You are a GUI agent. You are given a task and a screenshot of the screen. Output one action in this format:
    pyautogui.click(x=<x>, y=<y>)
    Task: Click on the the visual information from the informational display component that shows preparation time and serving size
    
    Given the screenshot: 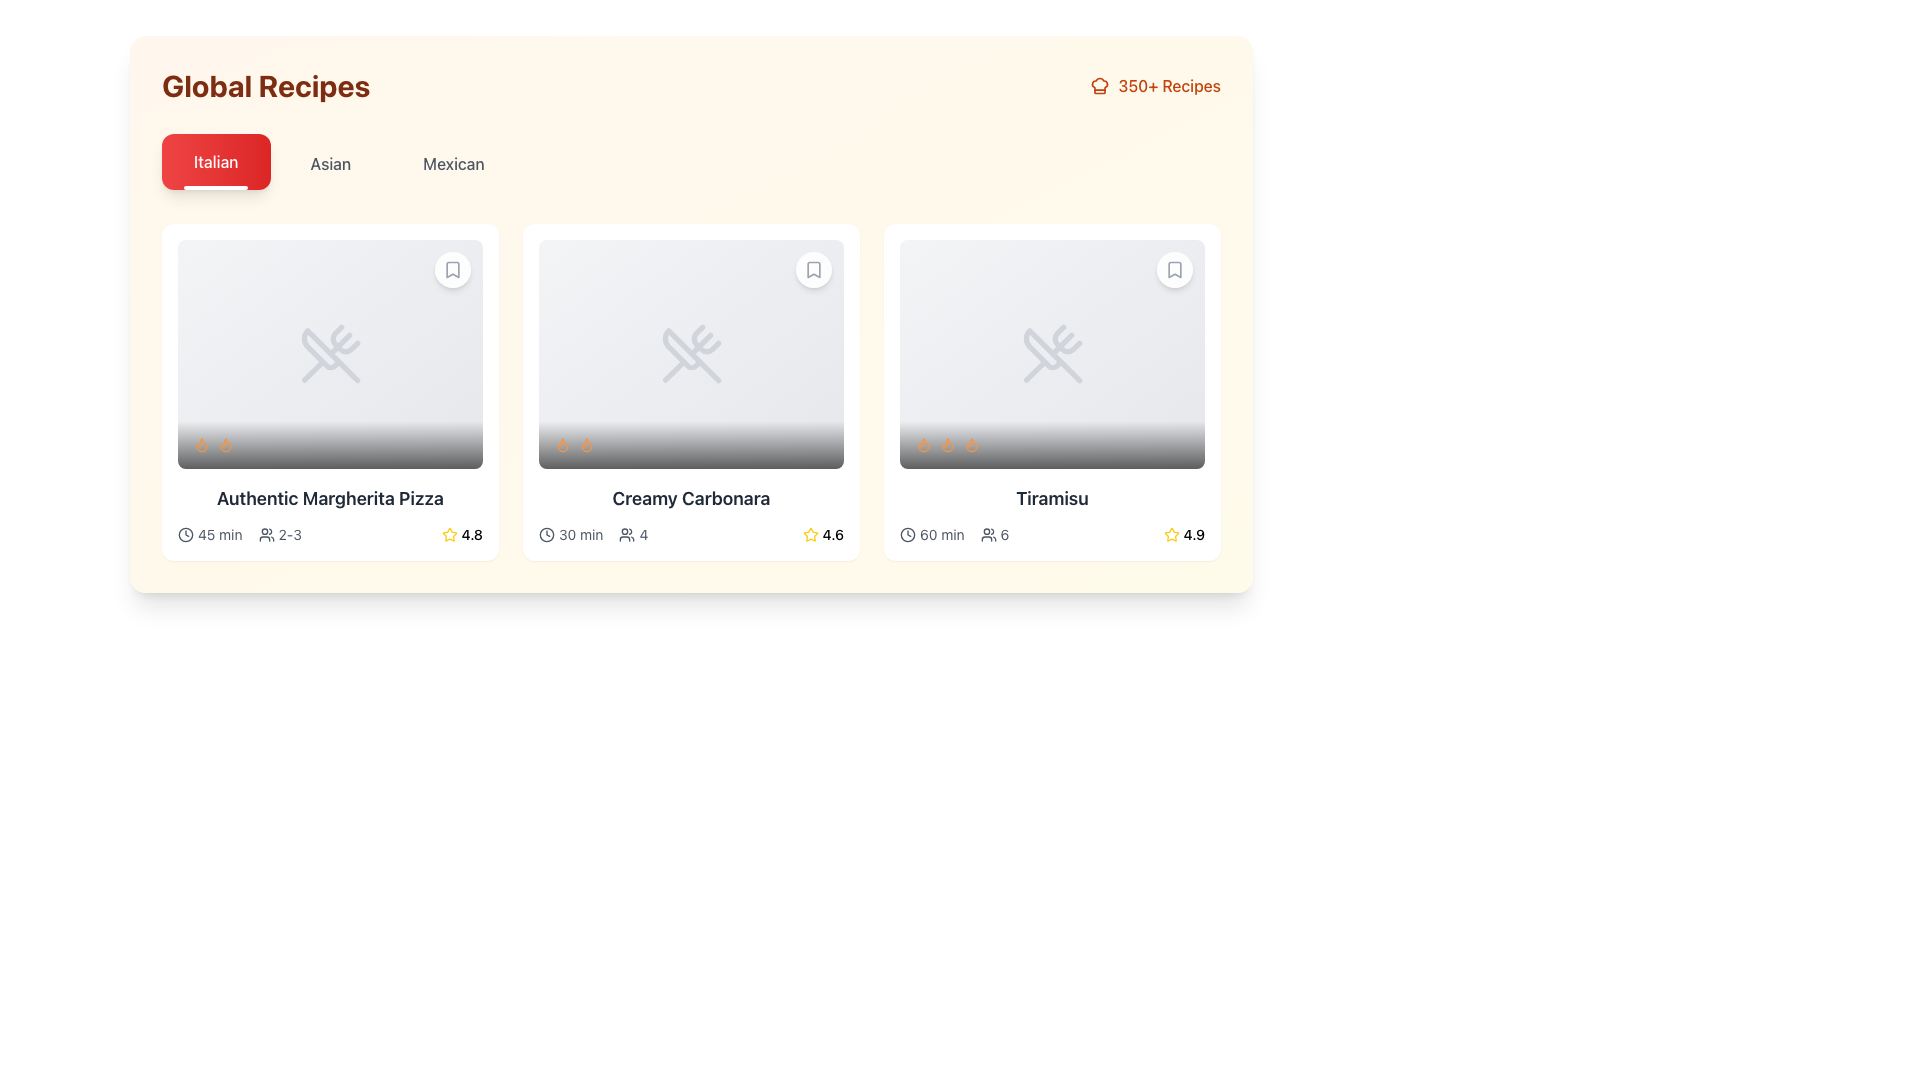 What is the action you would take?
    pyautogui.click(x=592, y=533)
    